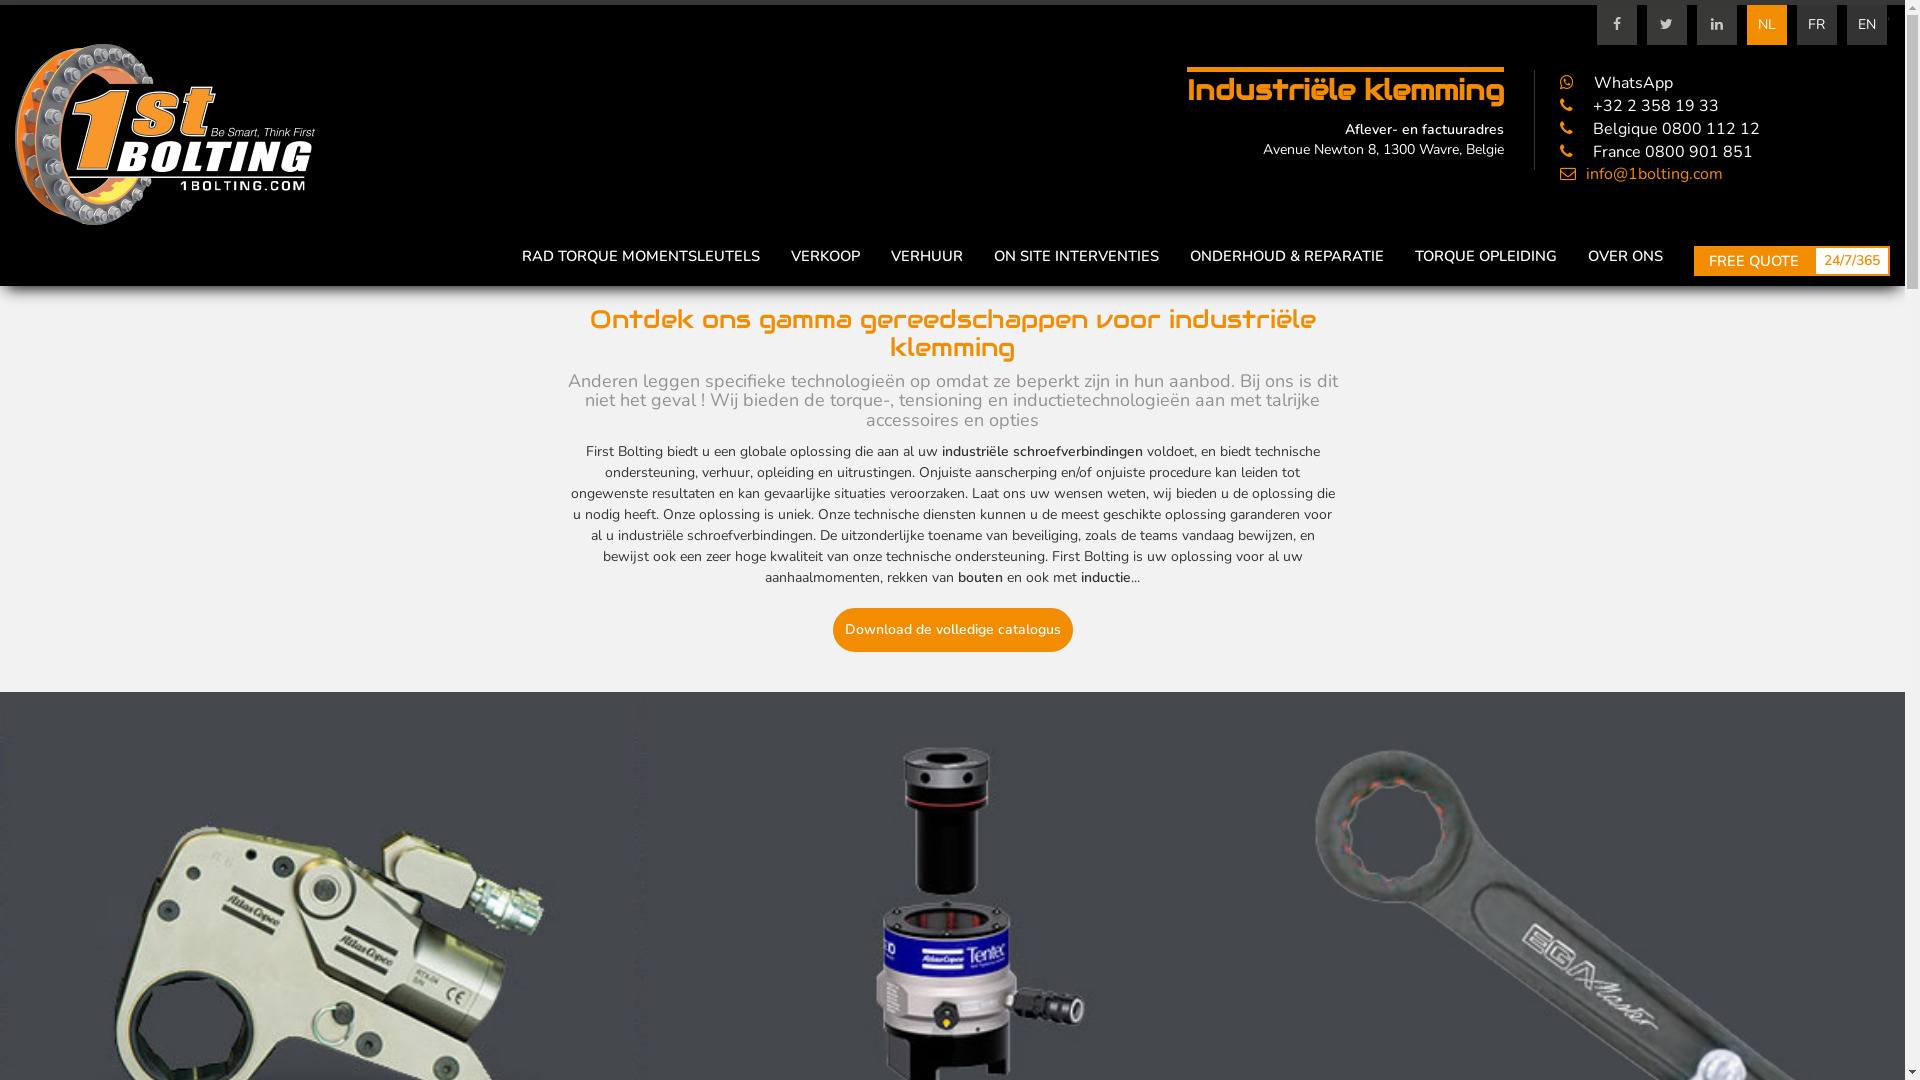 Image resolution: width=1920 pixels, height=1080 pixels. Describe the element at coordinates (1286, 254) in the screenshot. I see `'ONDERHOUD & REPARATIE'` at that location.